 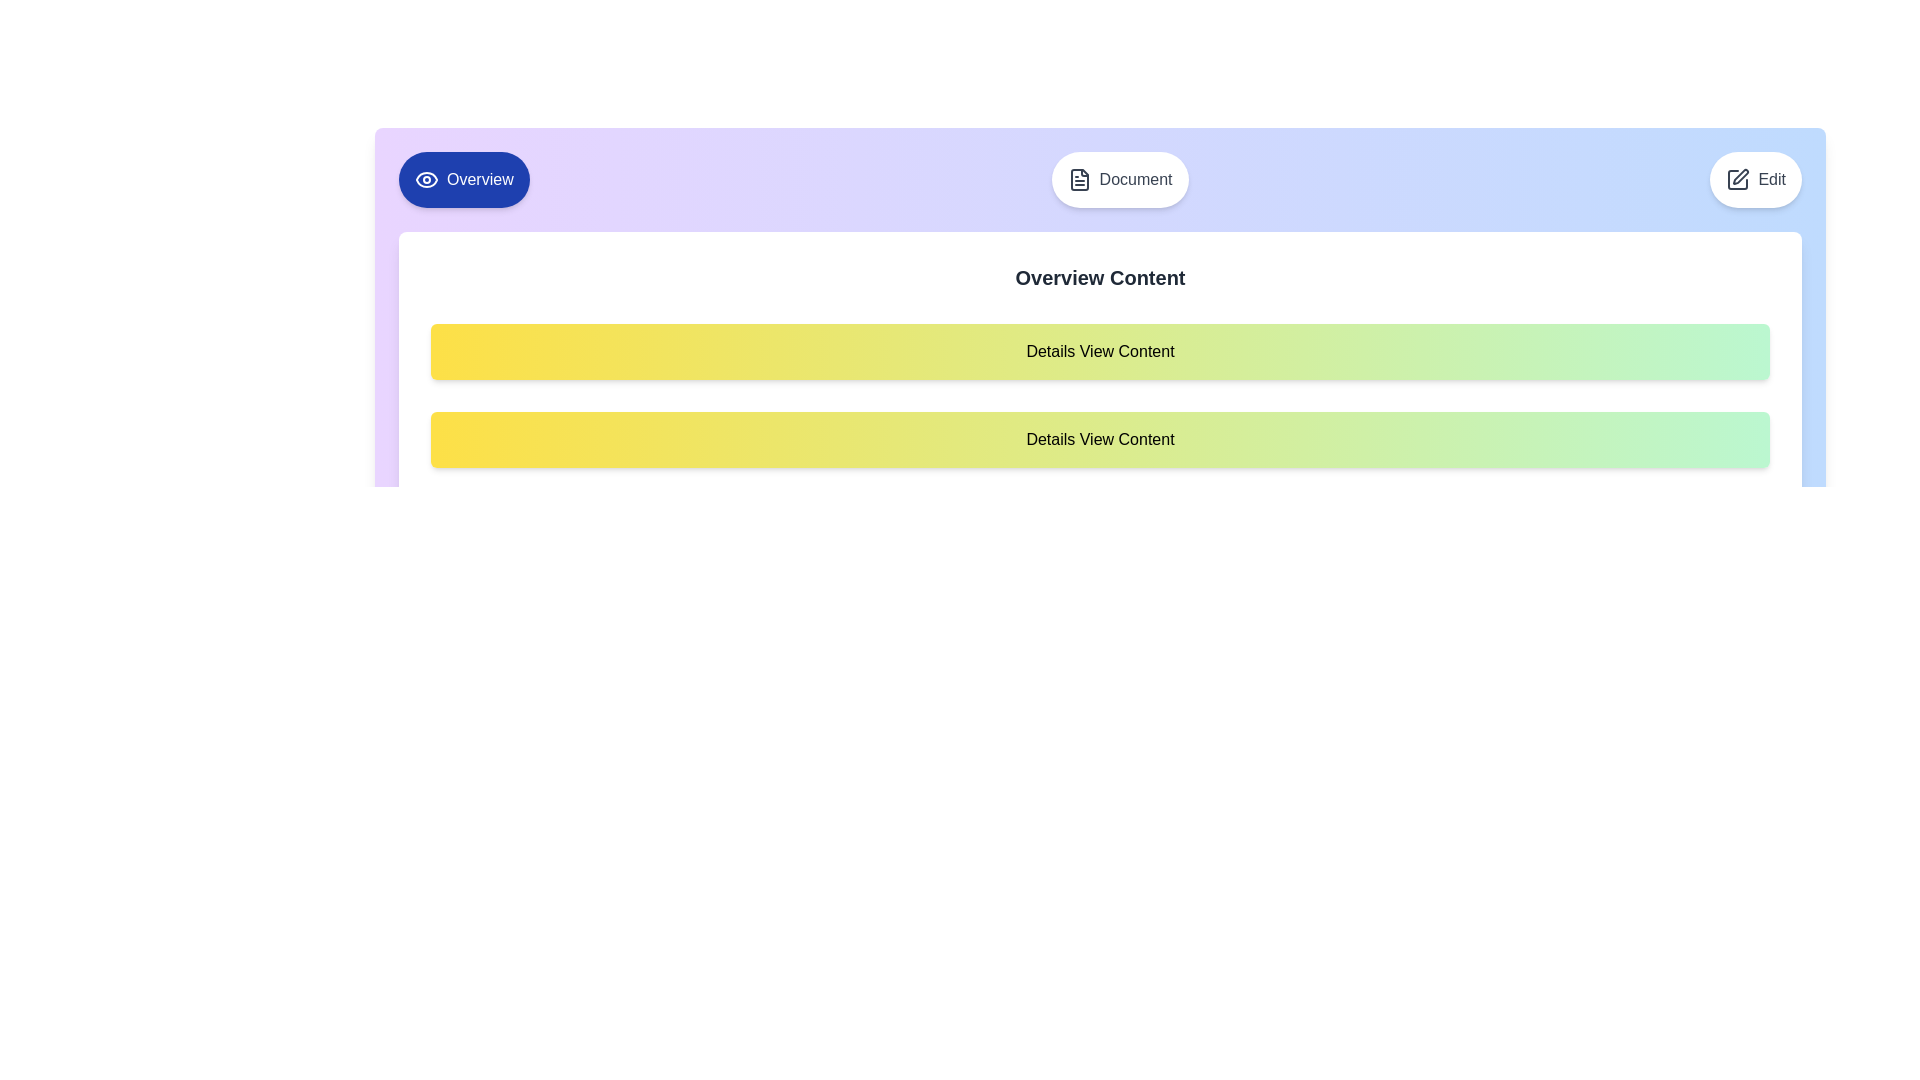 What do you see at coordinates (463, 180) in the screenshot?
I see `the active tab labeled 'Overview' to confirm its state` at bounding box center [463, 180].